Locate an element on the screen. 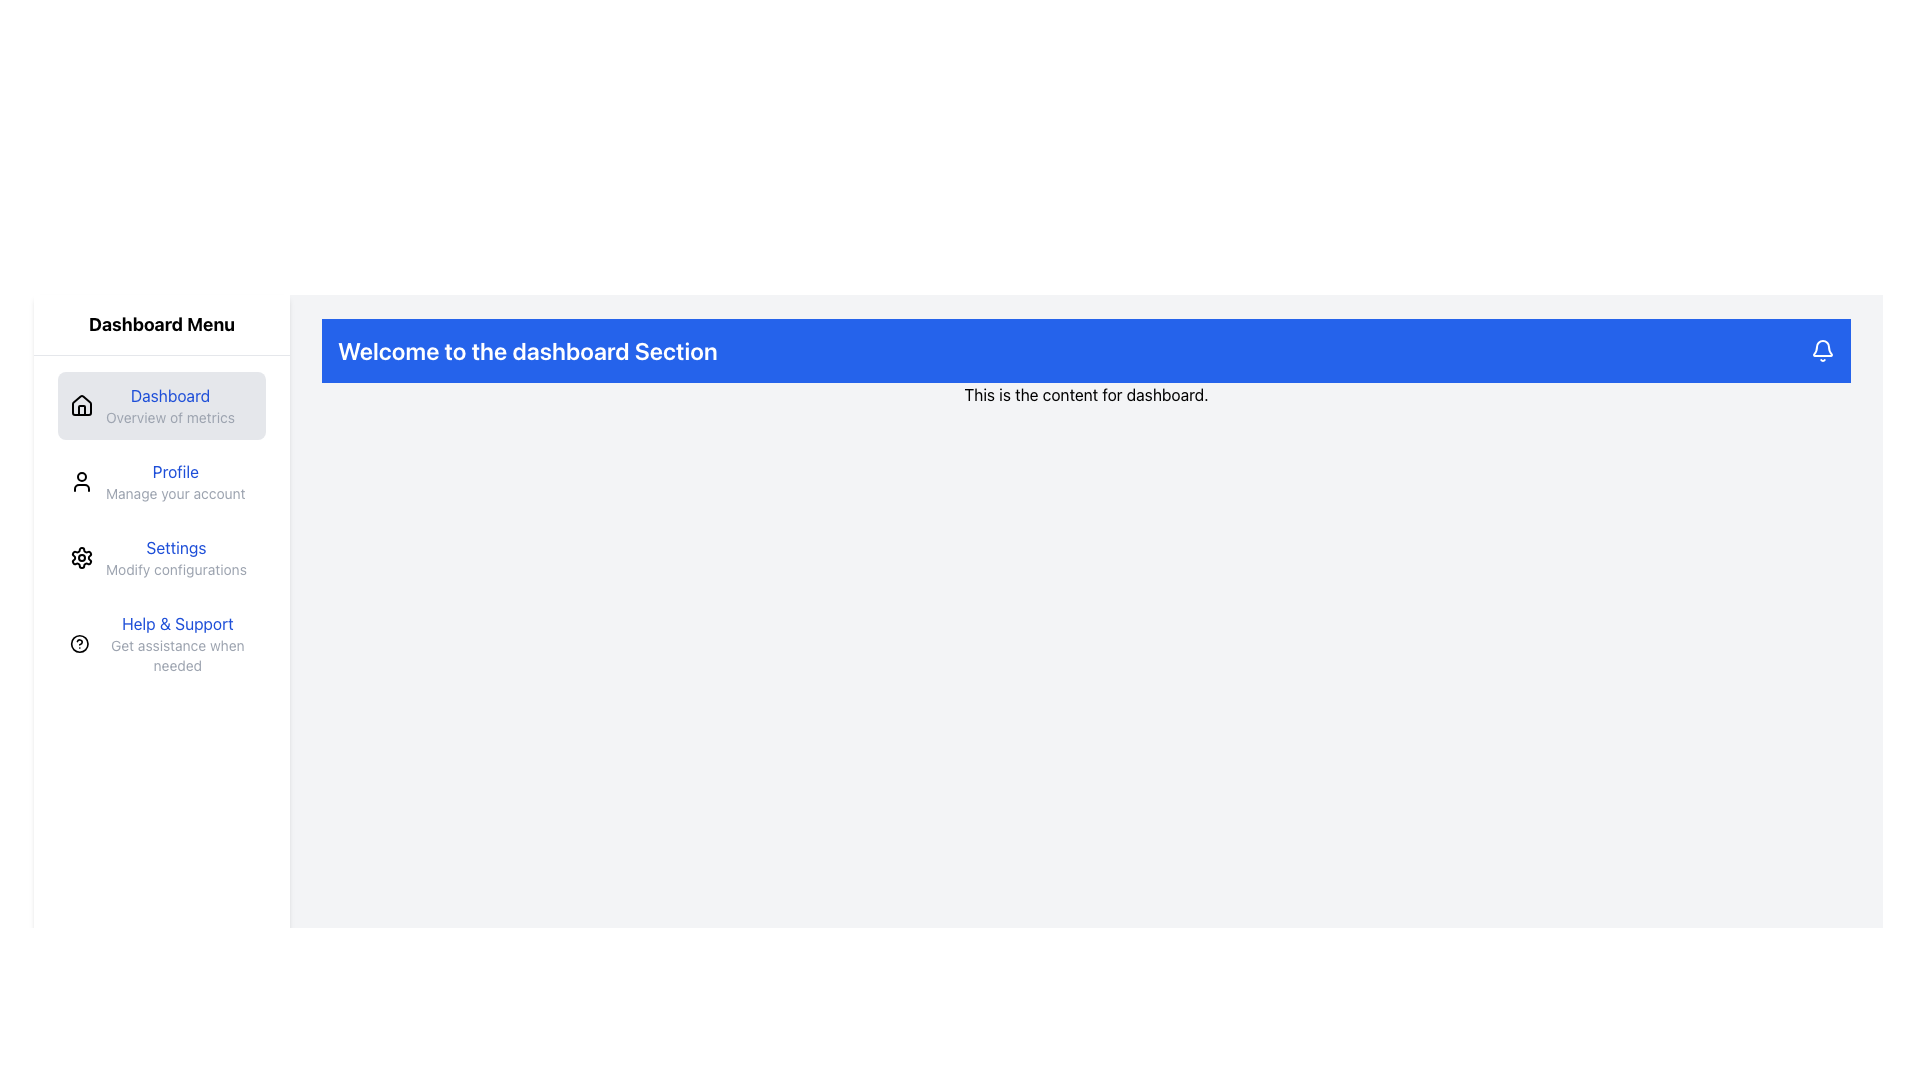  the gear-shaped icon associated with settings is located at coordinates (80, 558).